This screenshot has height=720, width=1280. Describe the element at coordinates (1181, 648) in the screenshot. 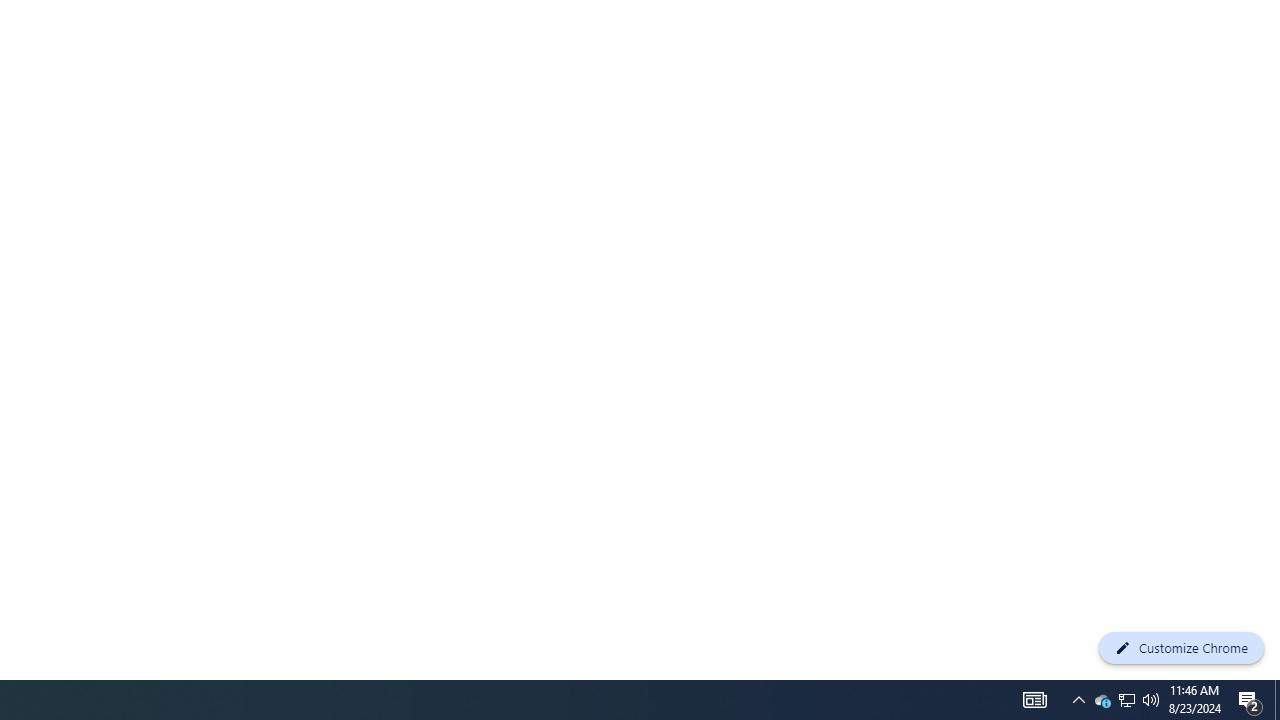

I see `'Customize Chrome'` at that location.